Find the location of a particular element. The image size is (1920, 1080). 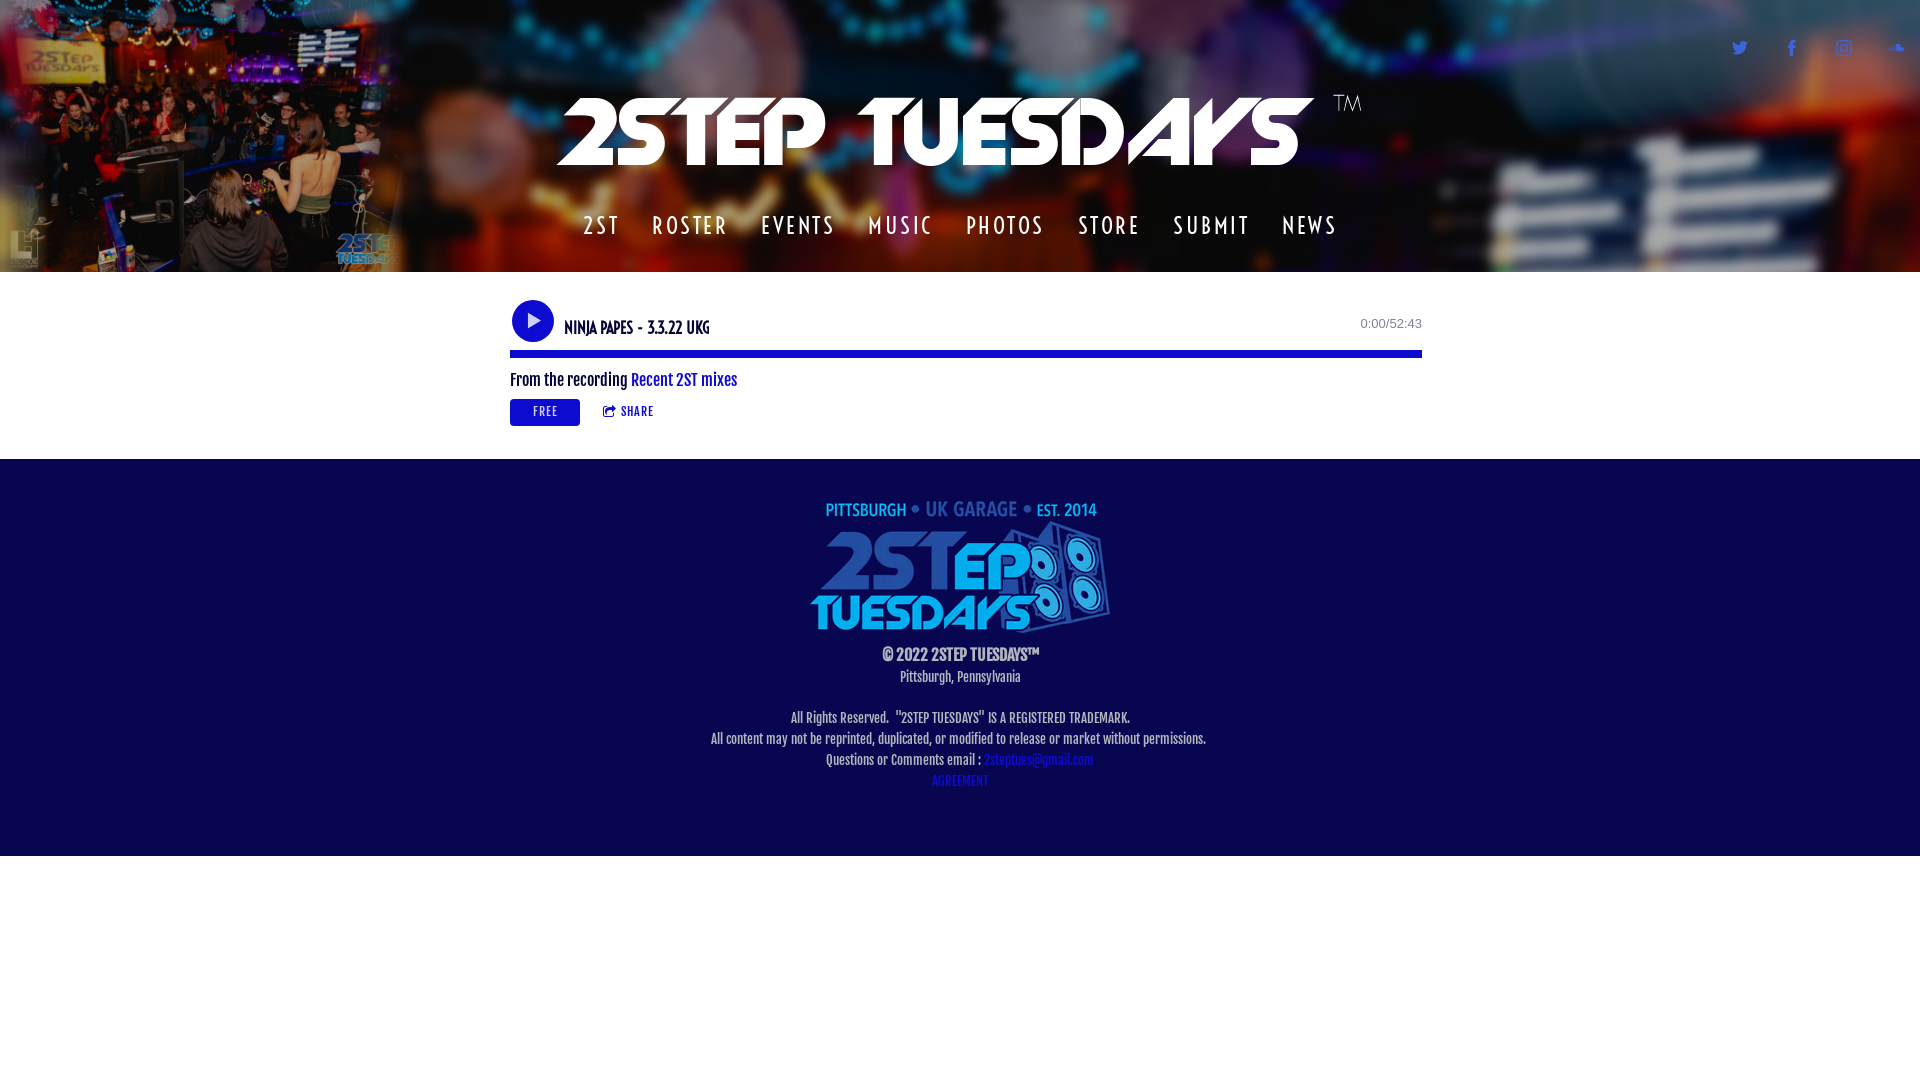

'EVENTS' is located at coordinates (748, 224).